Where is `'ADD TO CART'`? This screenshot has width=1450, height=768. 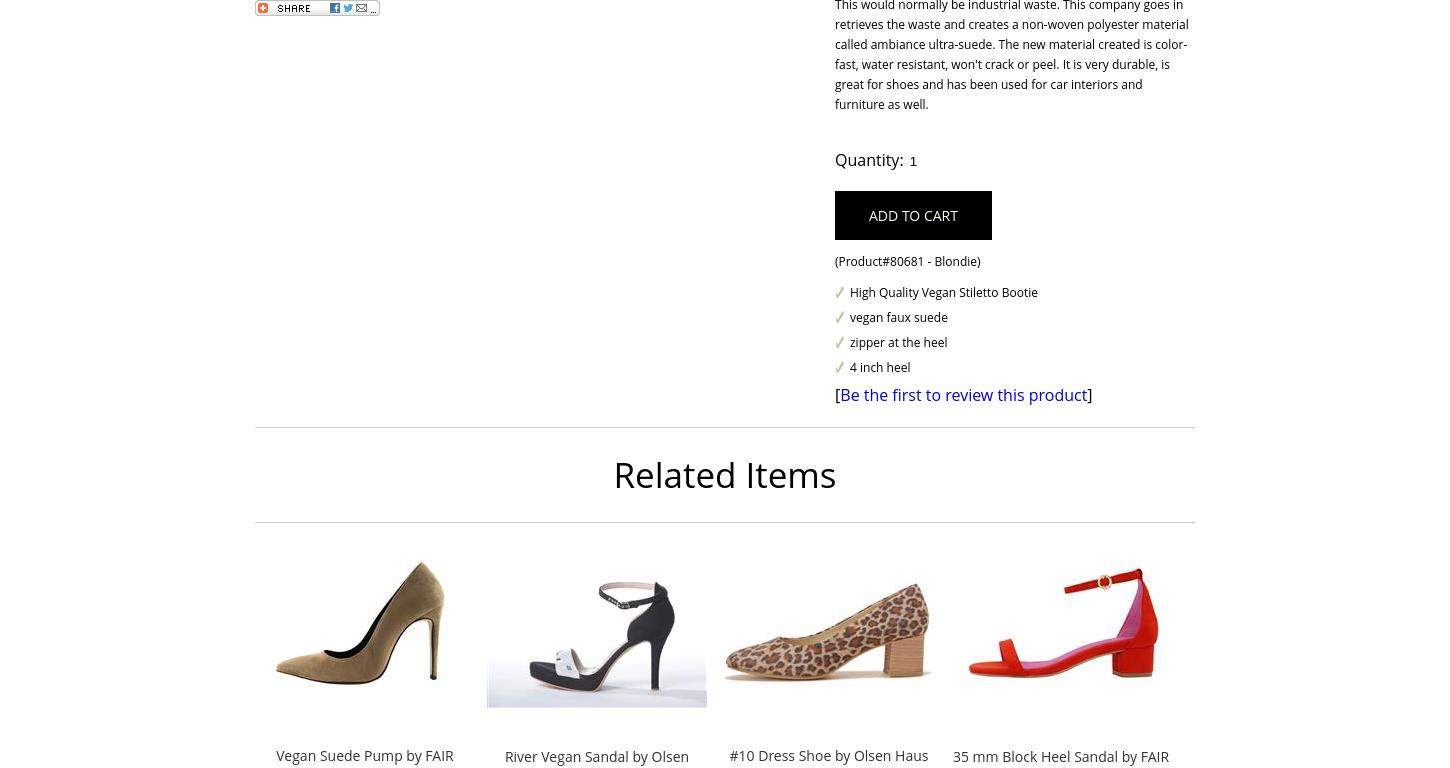 'ADD TO CART' is located at coordinates (912, 214).